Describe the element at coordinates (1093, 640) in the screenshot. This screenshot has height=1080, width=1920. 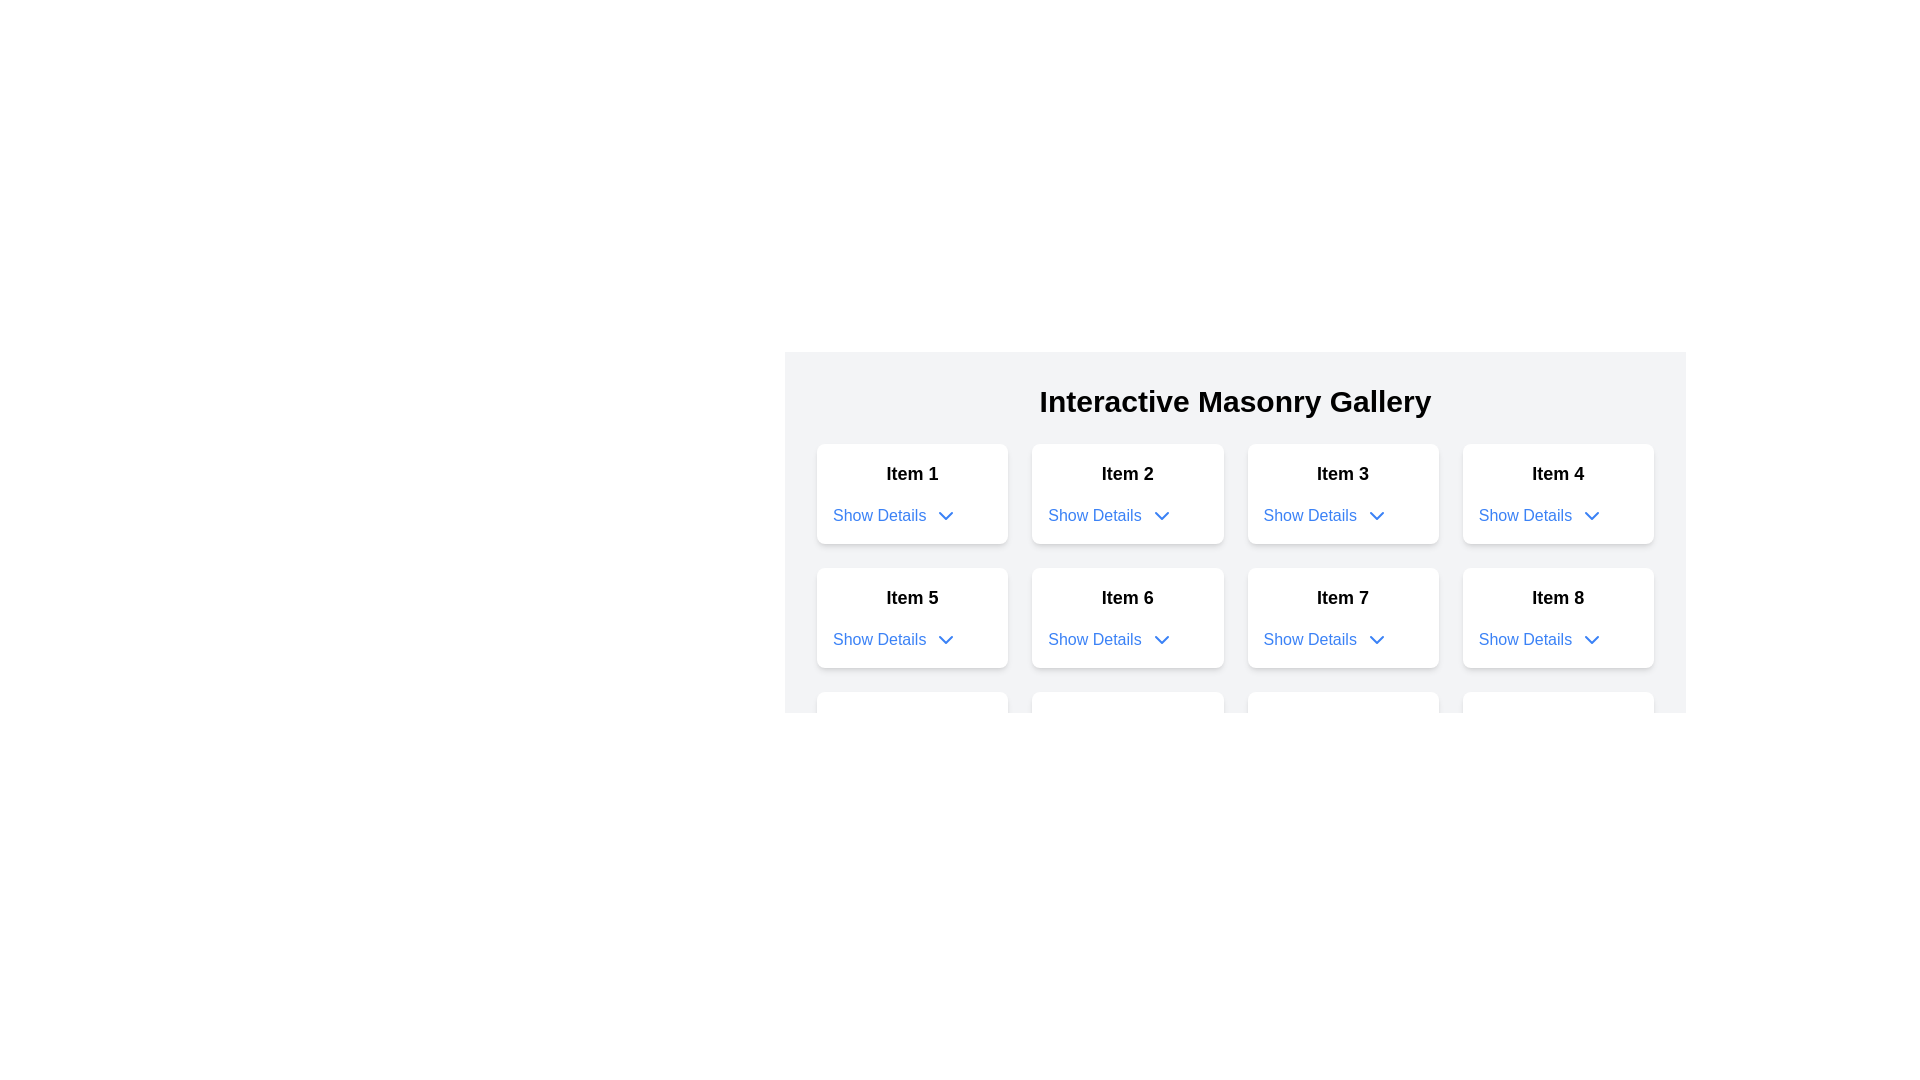
I see `the 'Show Details' text link located beneath 'Item 6' in the middle-right section of the layout` at that location.